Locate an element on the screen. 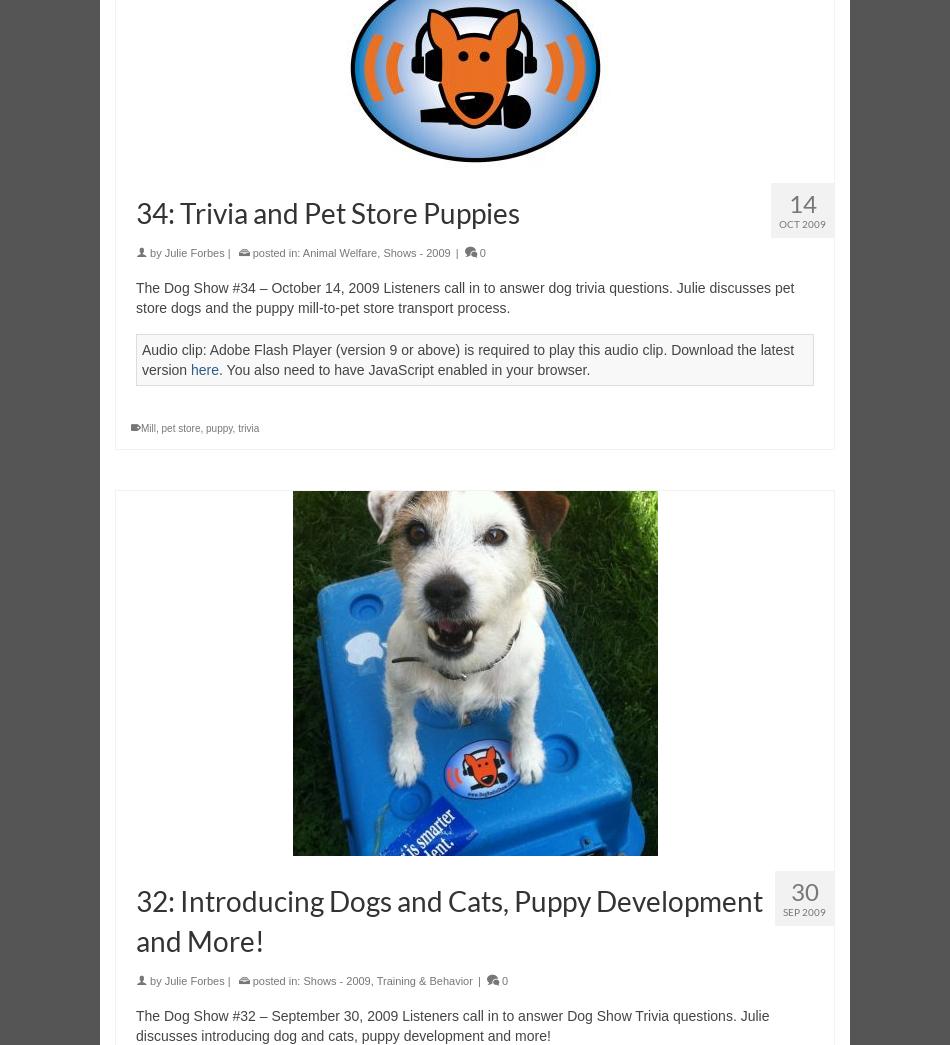  'pet store' is located at coordinates (180, 428).